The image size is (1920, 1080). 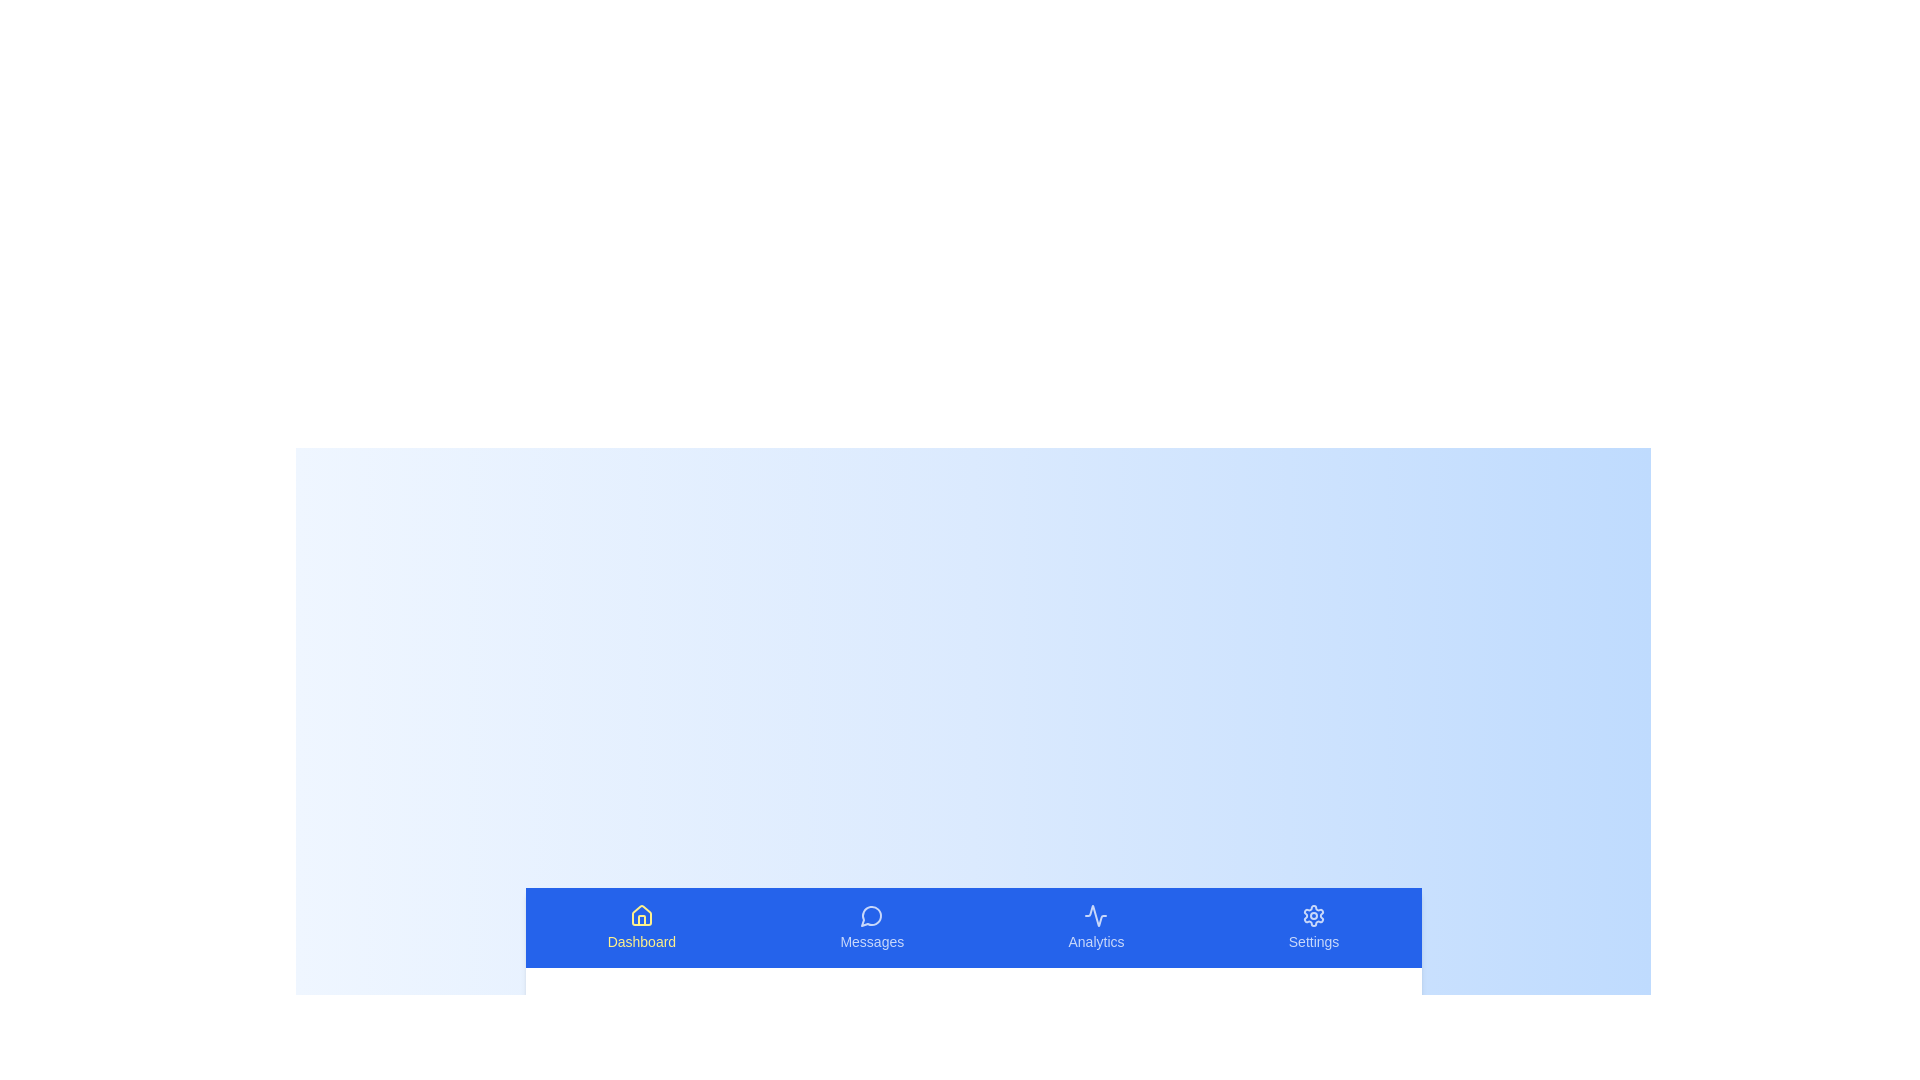 What do you see at coordinates (641, 928) in the screenshot?
I see `the tab labeled 'Dashboard' to observe the hover effect` at bounding box center [641, 928].